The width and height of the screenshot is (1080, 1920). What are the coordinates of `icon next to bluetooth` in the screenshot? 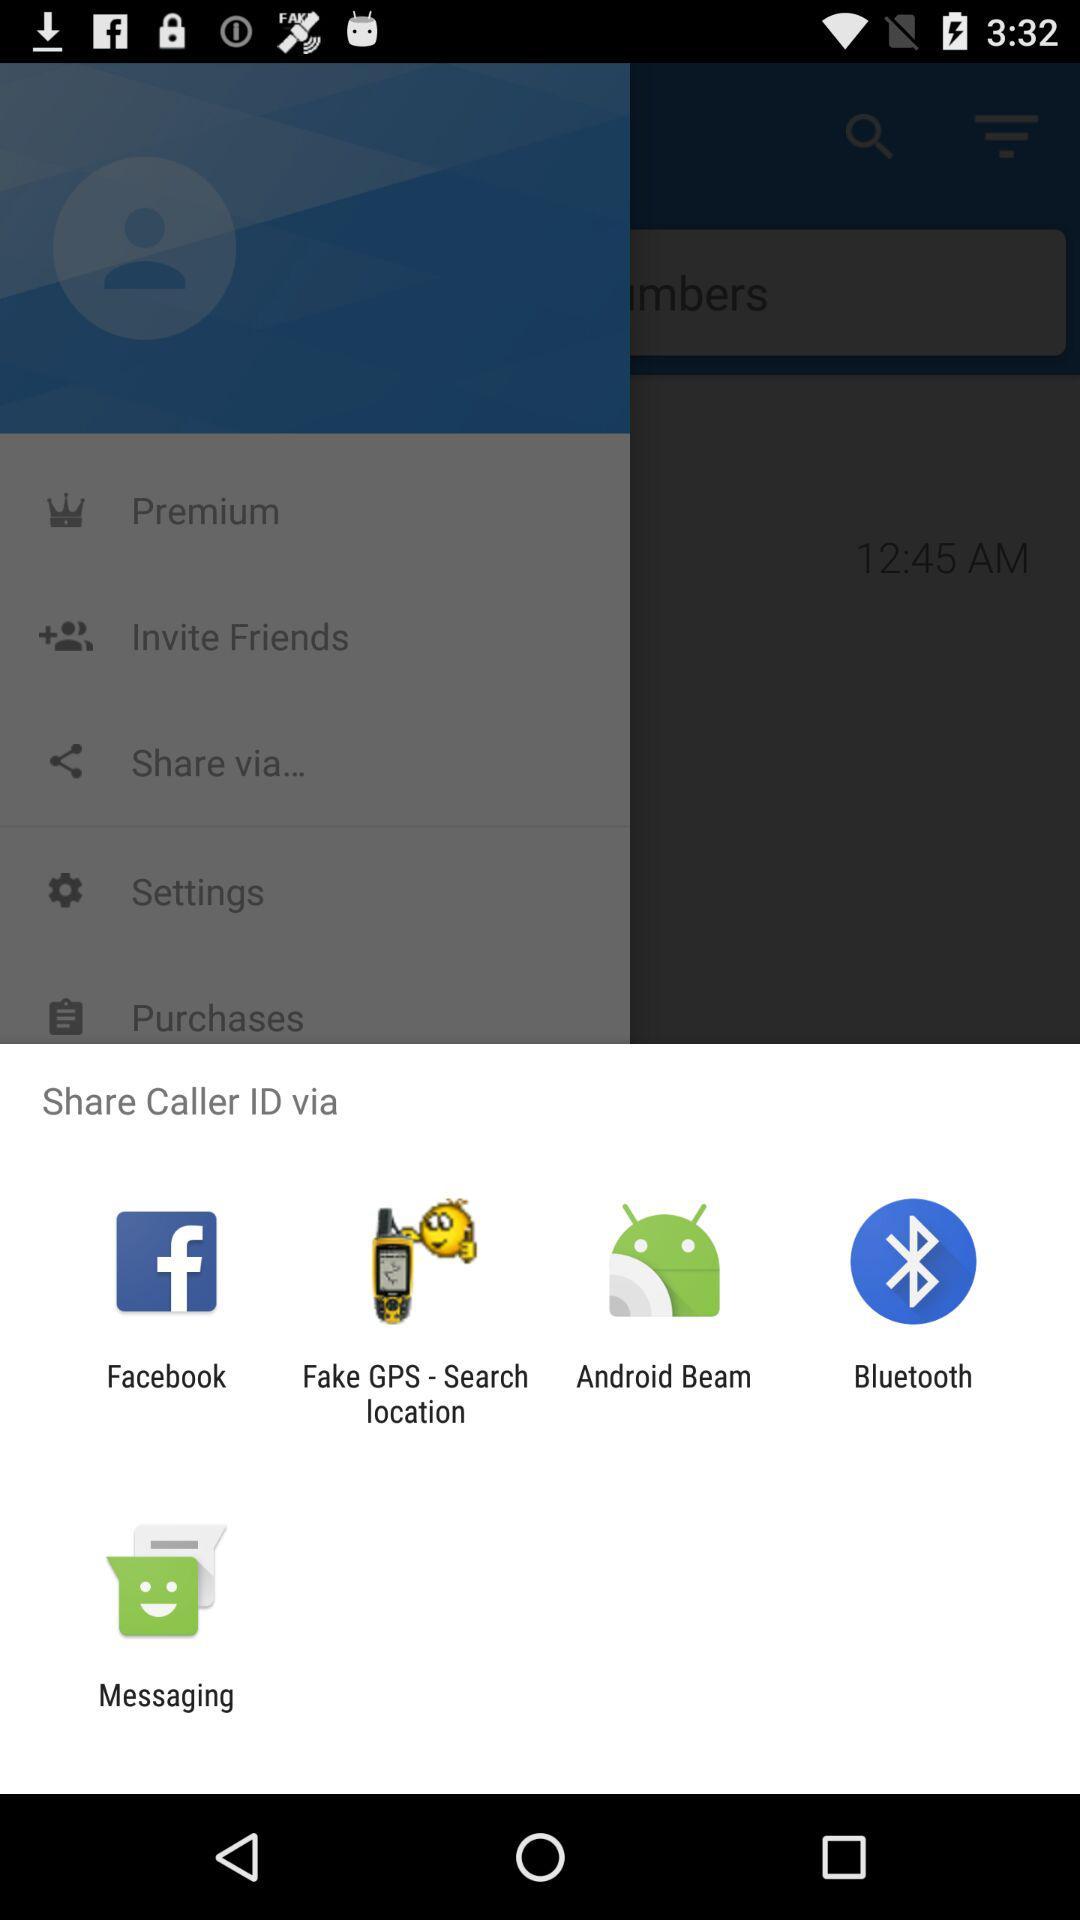 It's located at (664, 1392).